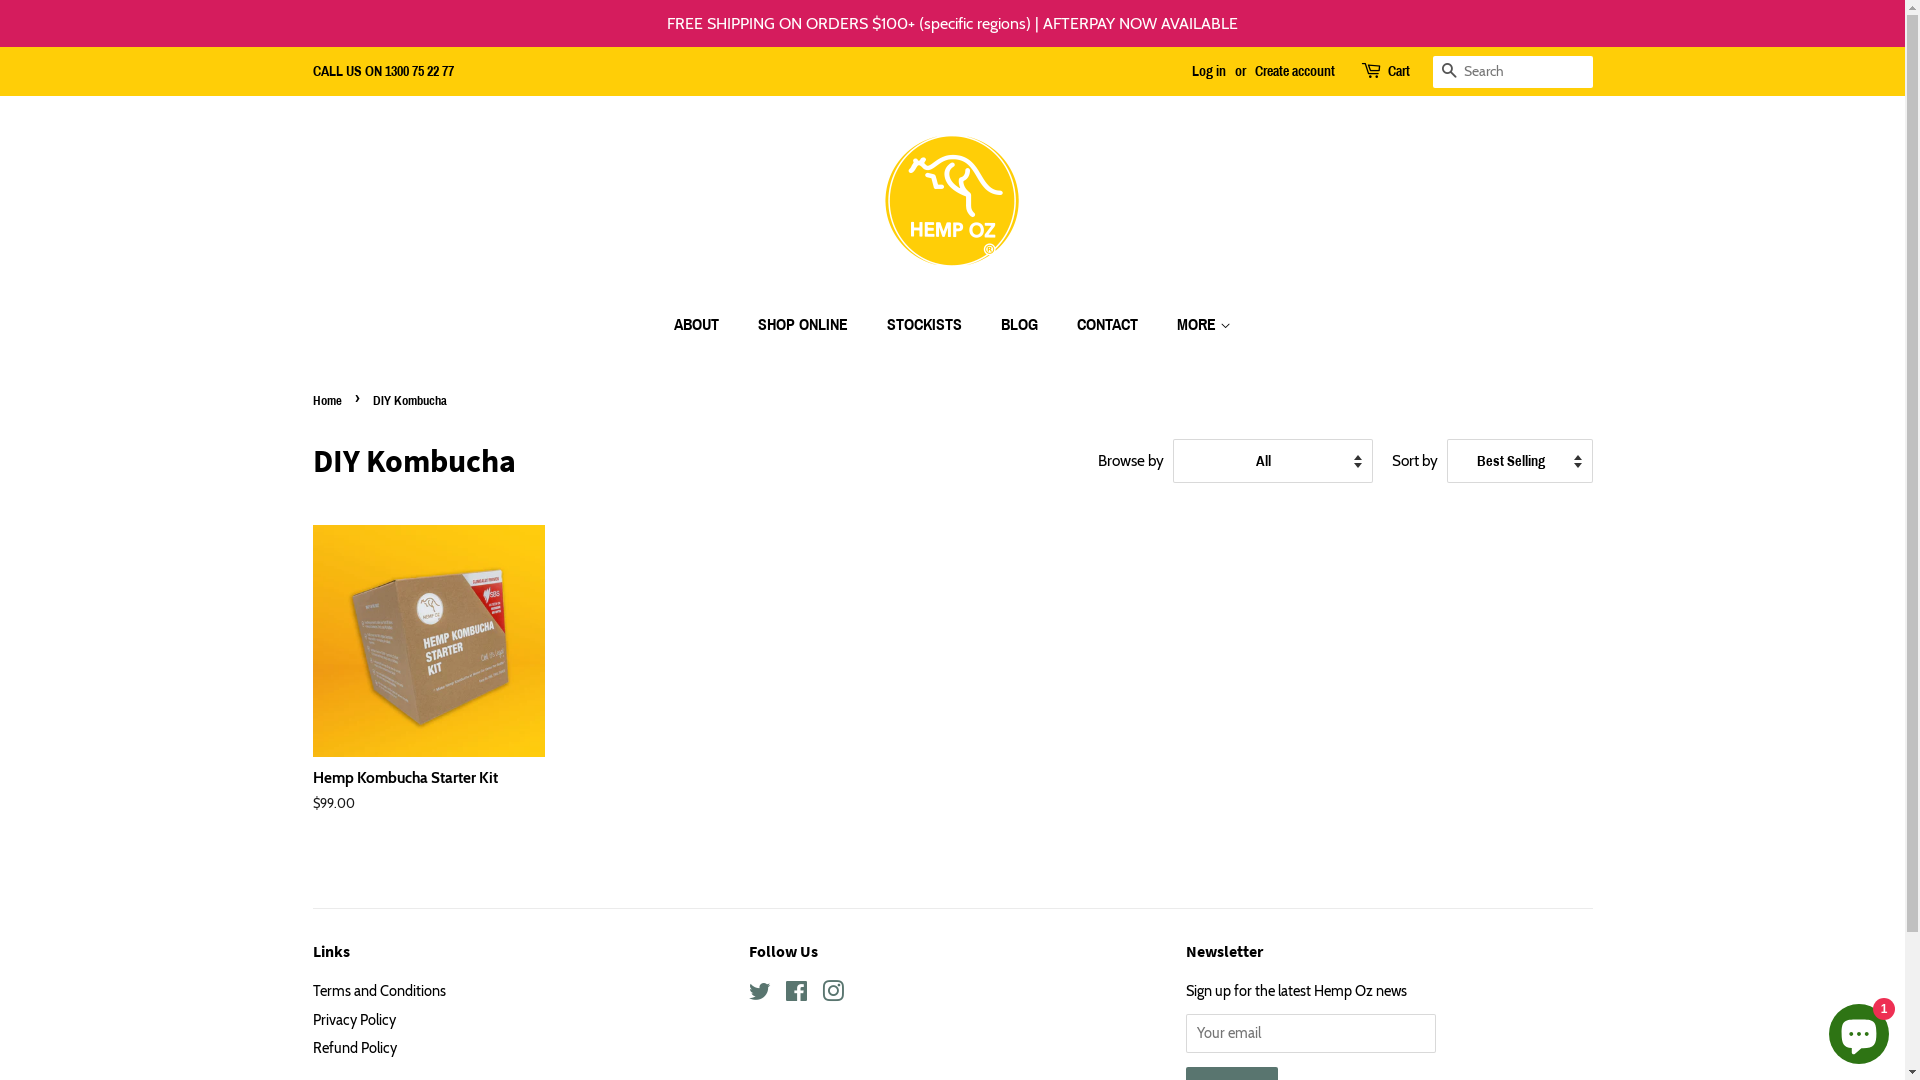  What do you see at coordinates (311, 1047) in the screenshot?
I see `'Refund Policy'` at bounding box center [311, 1047].